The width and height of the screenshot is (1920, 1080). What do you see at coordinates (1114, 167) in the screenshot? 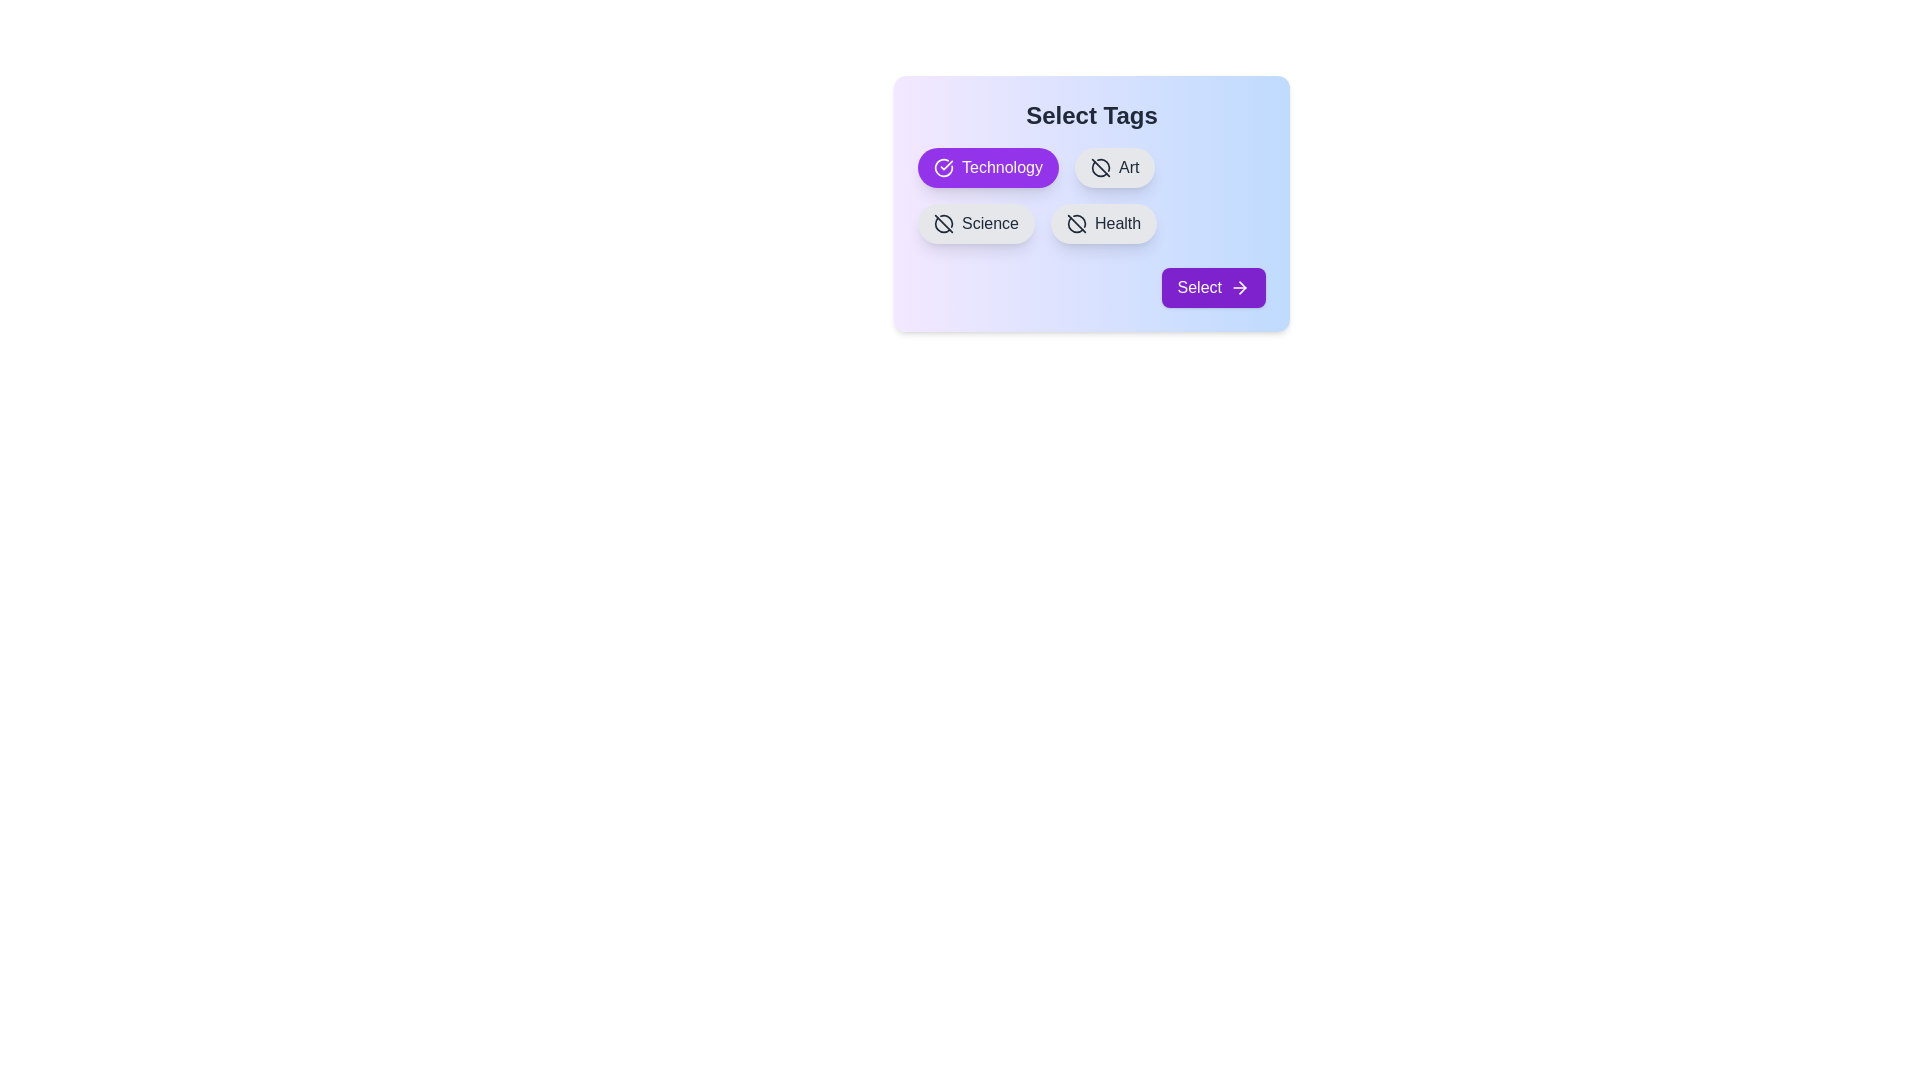
I see `the tag Art` at bounding box center [1114, 167].